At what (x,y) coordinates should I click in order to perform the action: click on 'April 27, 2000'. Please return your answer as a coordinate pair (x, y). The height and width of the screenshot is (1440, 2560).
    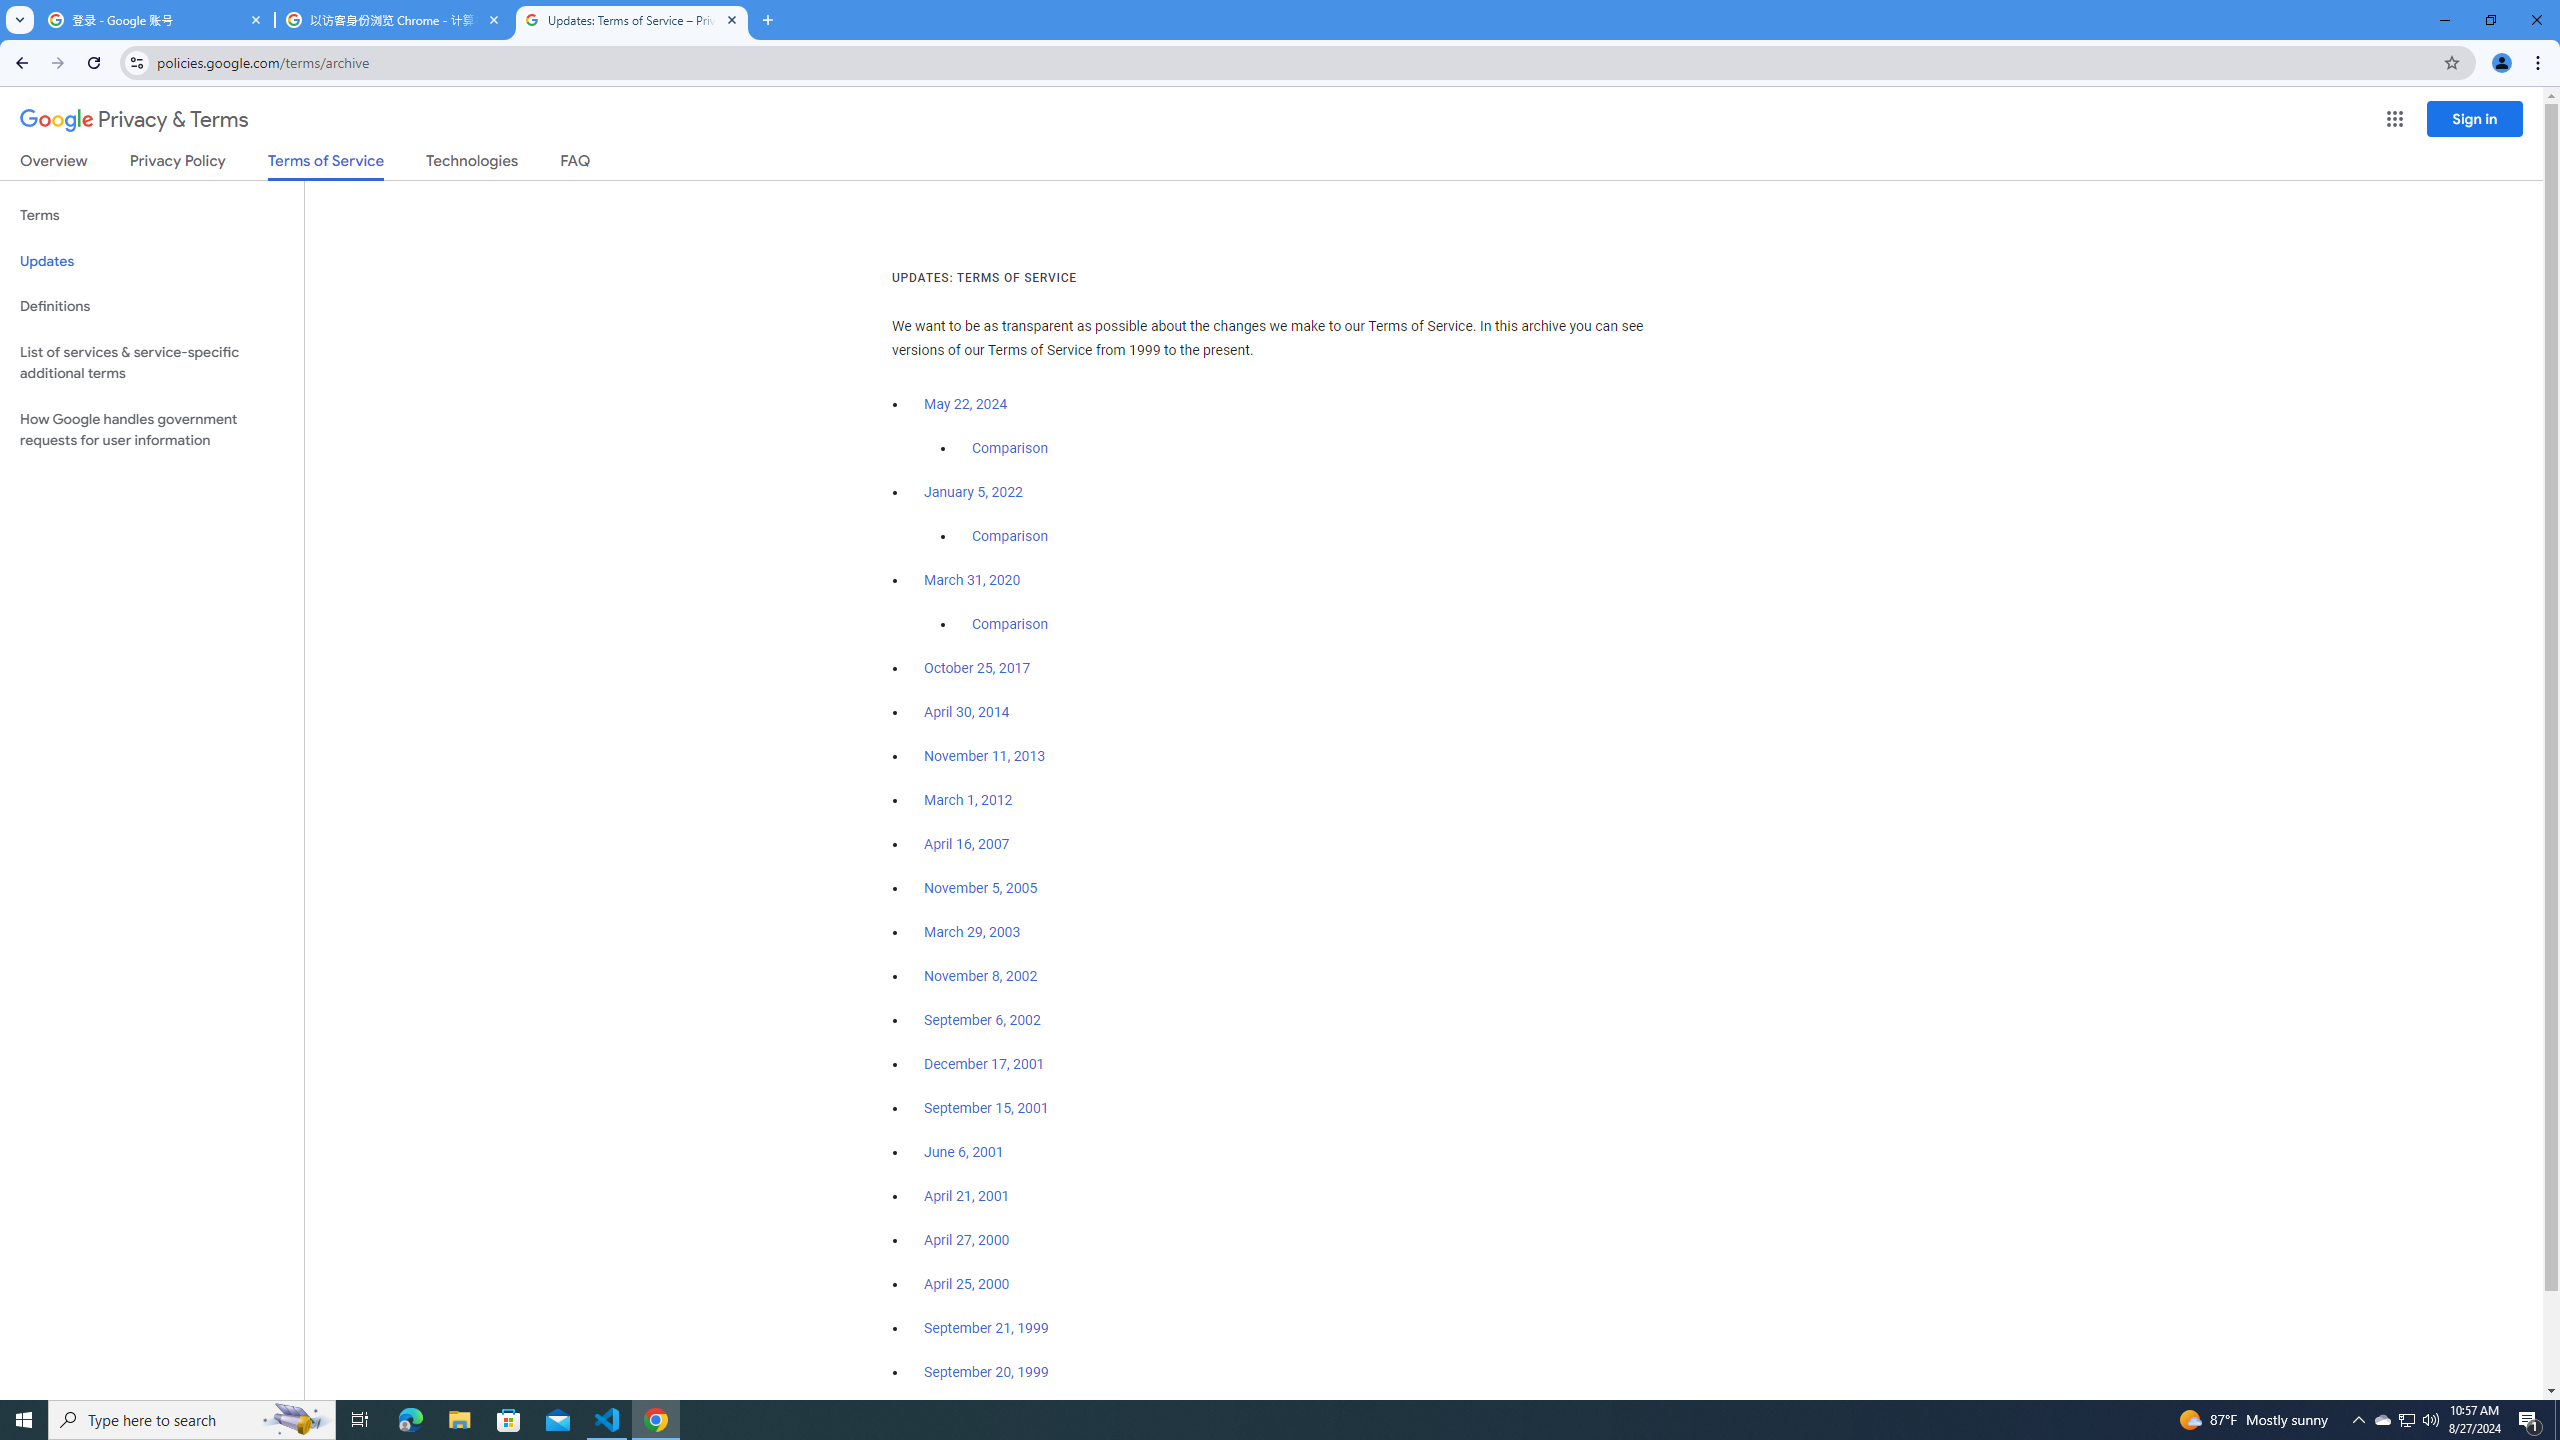
    Looking at the image, I should click on (966, 1238).